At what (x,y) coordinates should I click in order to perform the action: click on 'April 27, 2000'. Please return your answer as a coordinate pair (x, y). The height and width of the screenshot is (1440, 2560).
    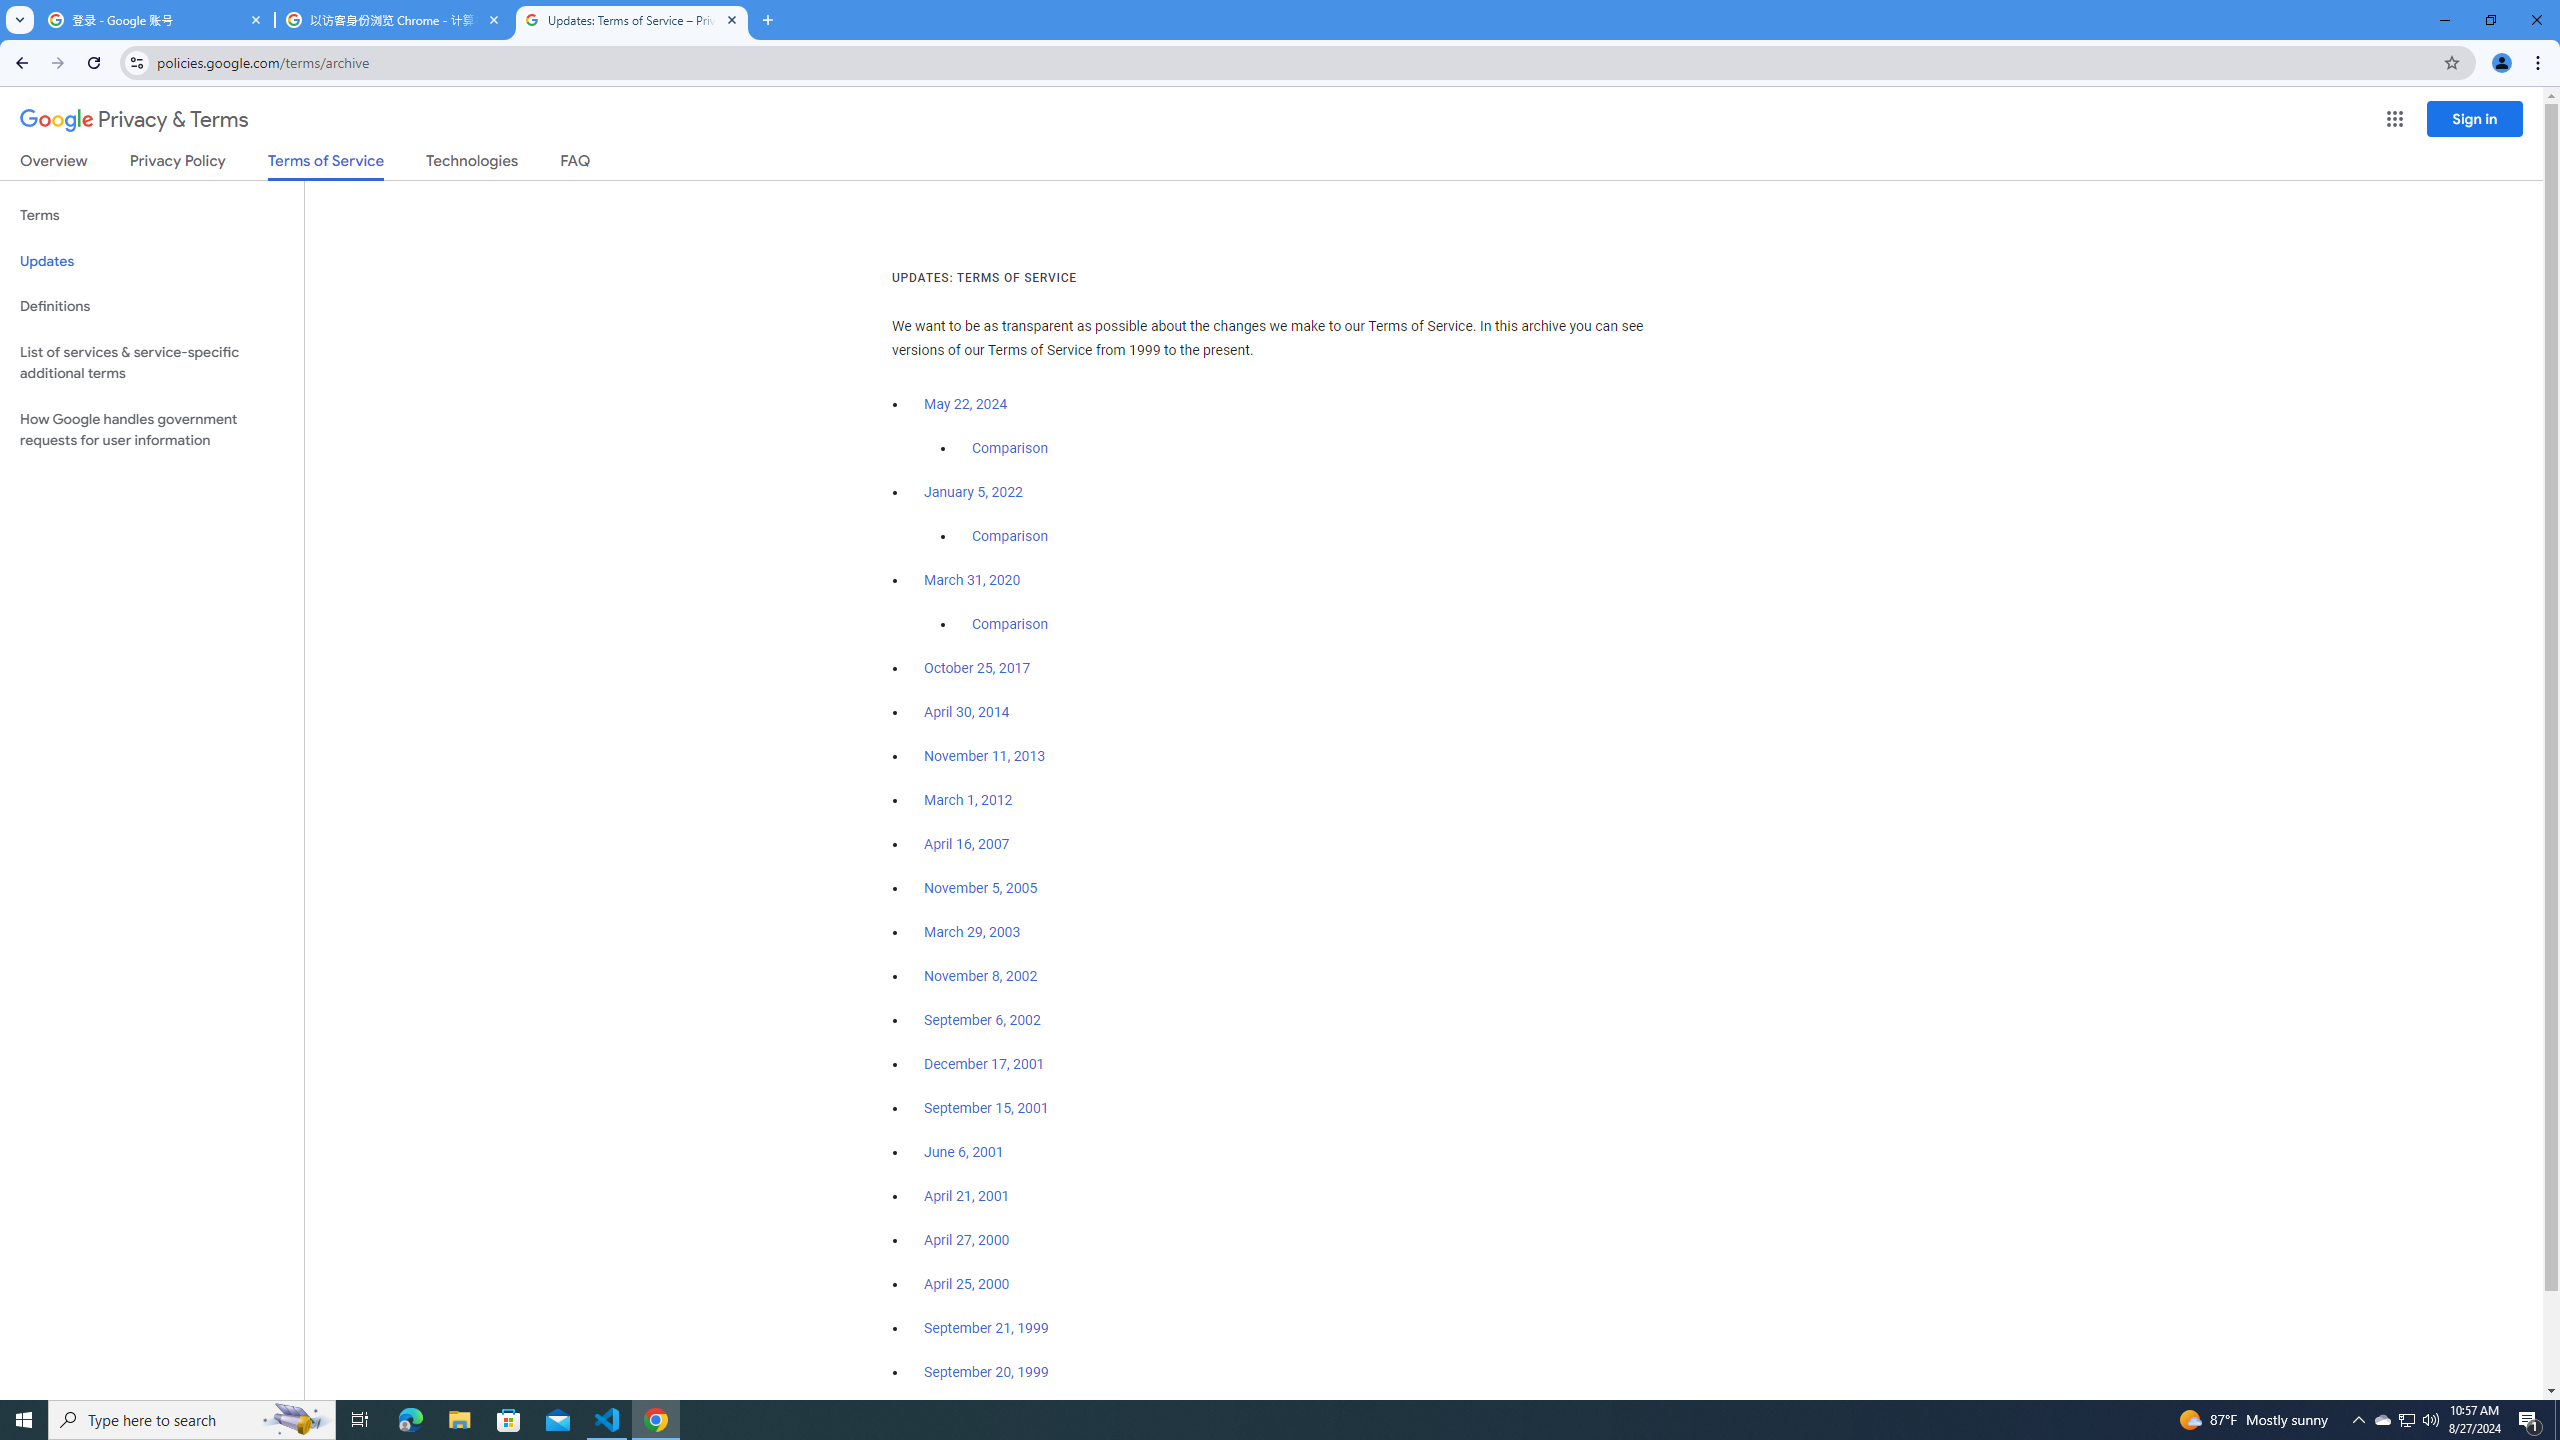
    Looking at the image, I should click on (966, 1238).